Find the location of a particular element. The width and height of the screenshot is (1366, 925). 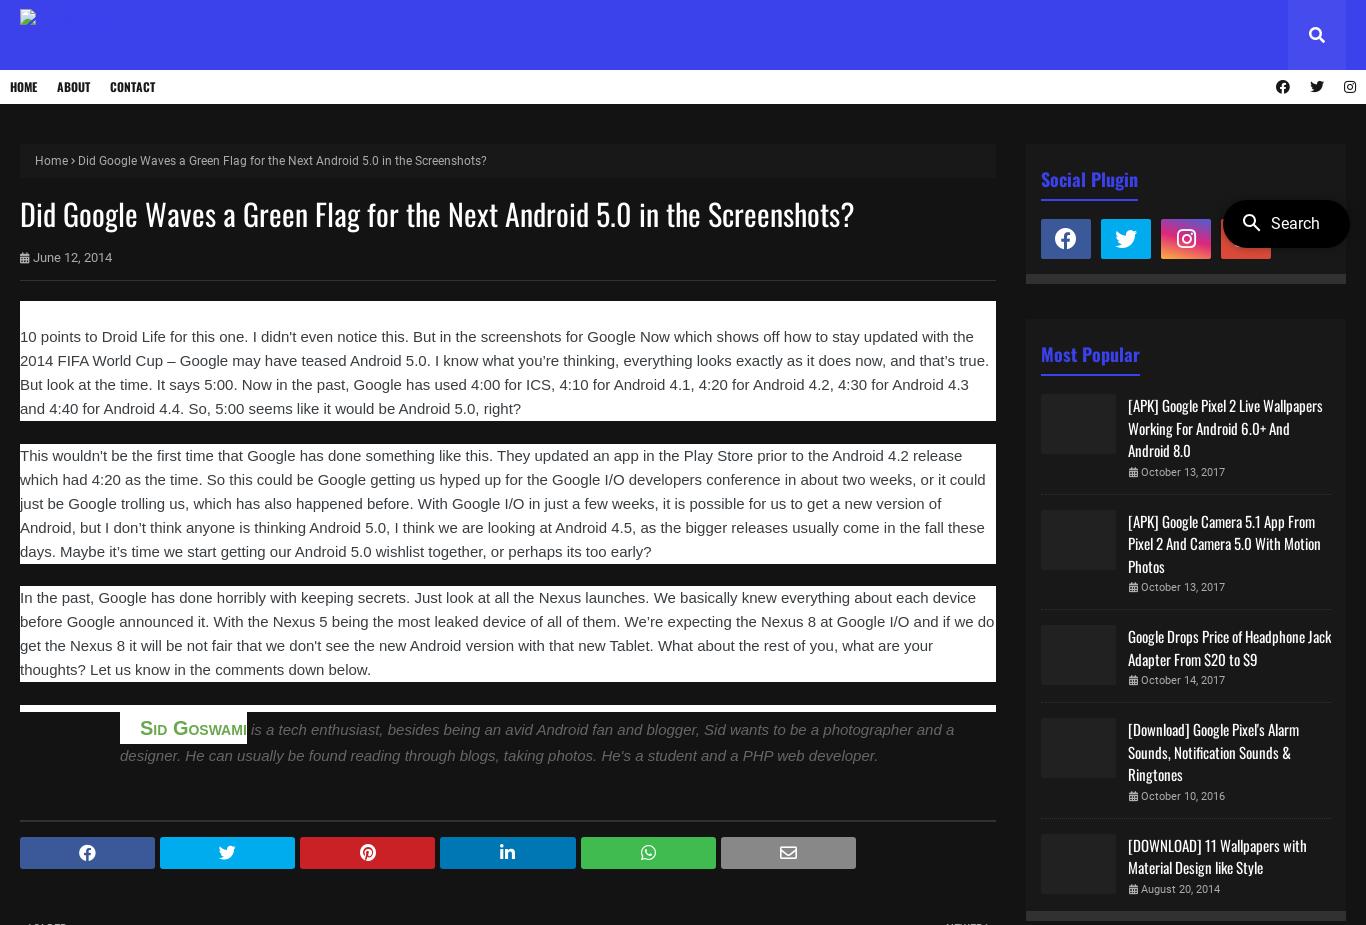

'Google Drops Price of Headphone Jack Adapter From $20 to $9' is located at coordinates (1229, 647).